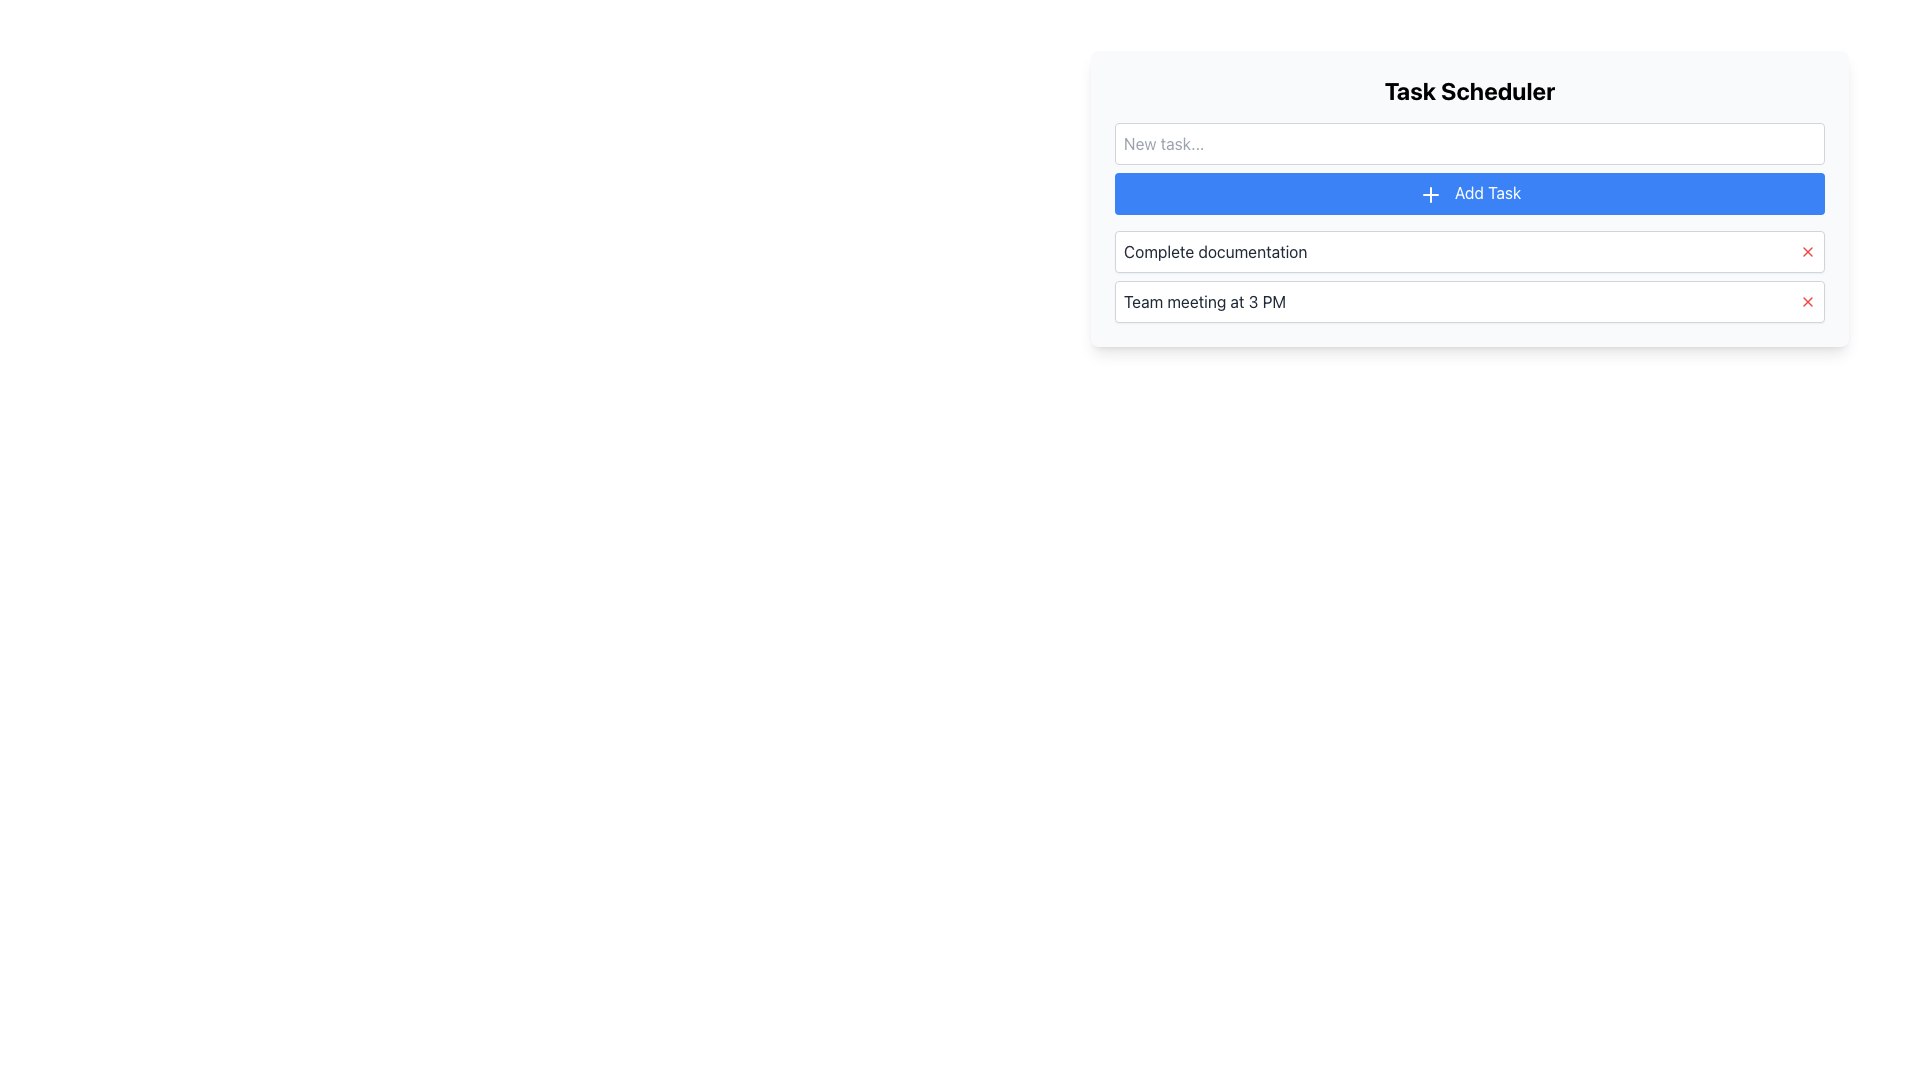 The width and height of the screenshot is (1920, 1080). I want to click on the plus sign icon located within the blue rectangular 'Add Task' button beneath the input field in the task scheduler interface, so click(1429, 193).